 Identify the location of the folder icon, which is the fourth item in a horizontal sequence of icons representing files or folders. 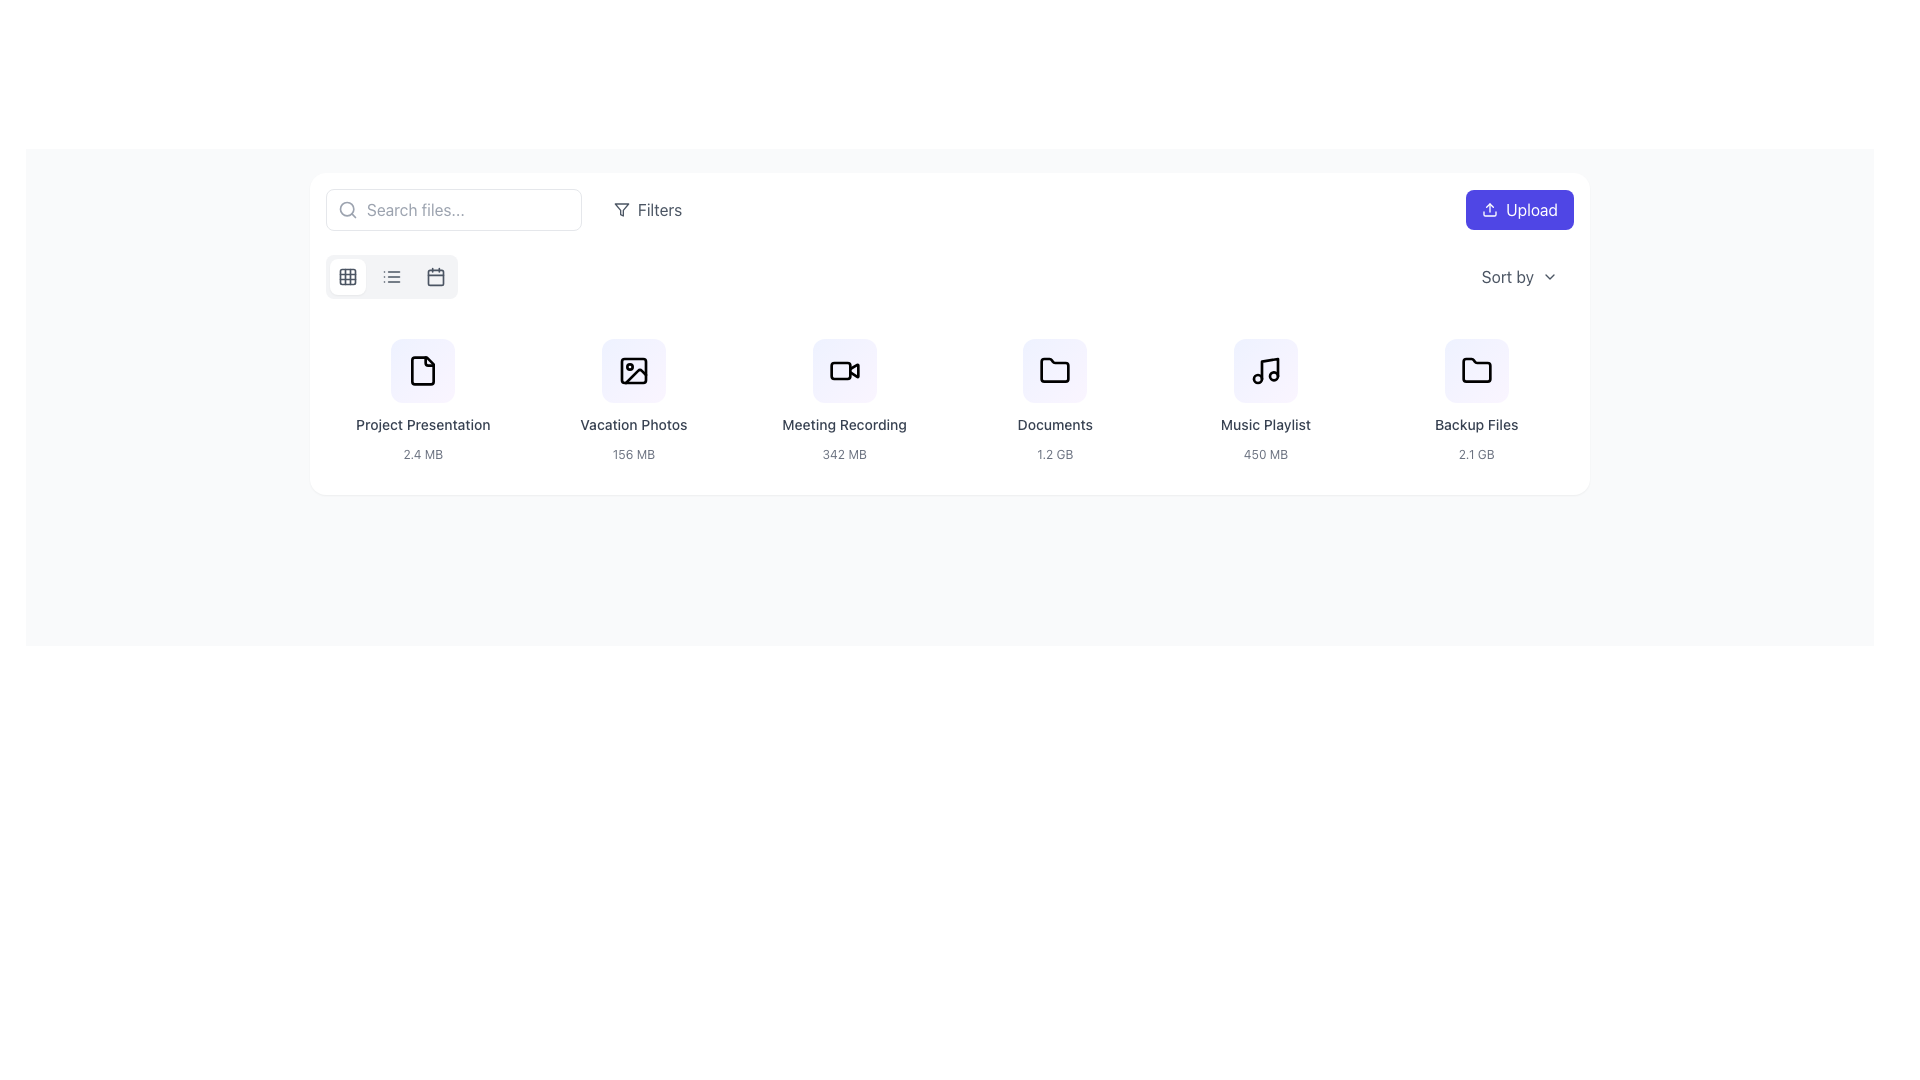
(1054, 370).